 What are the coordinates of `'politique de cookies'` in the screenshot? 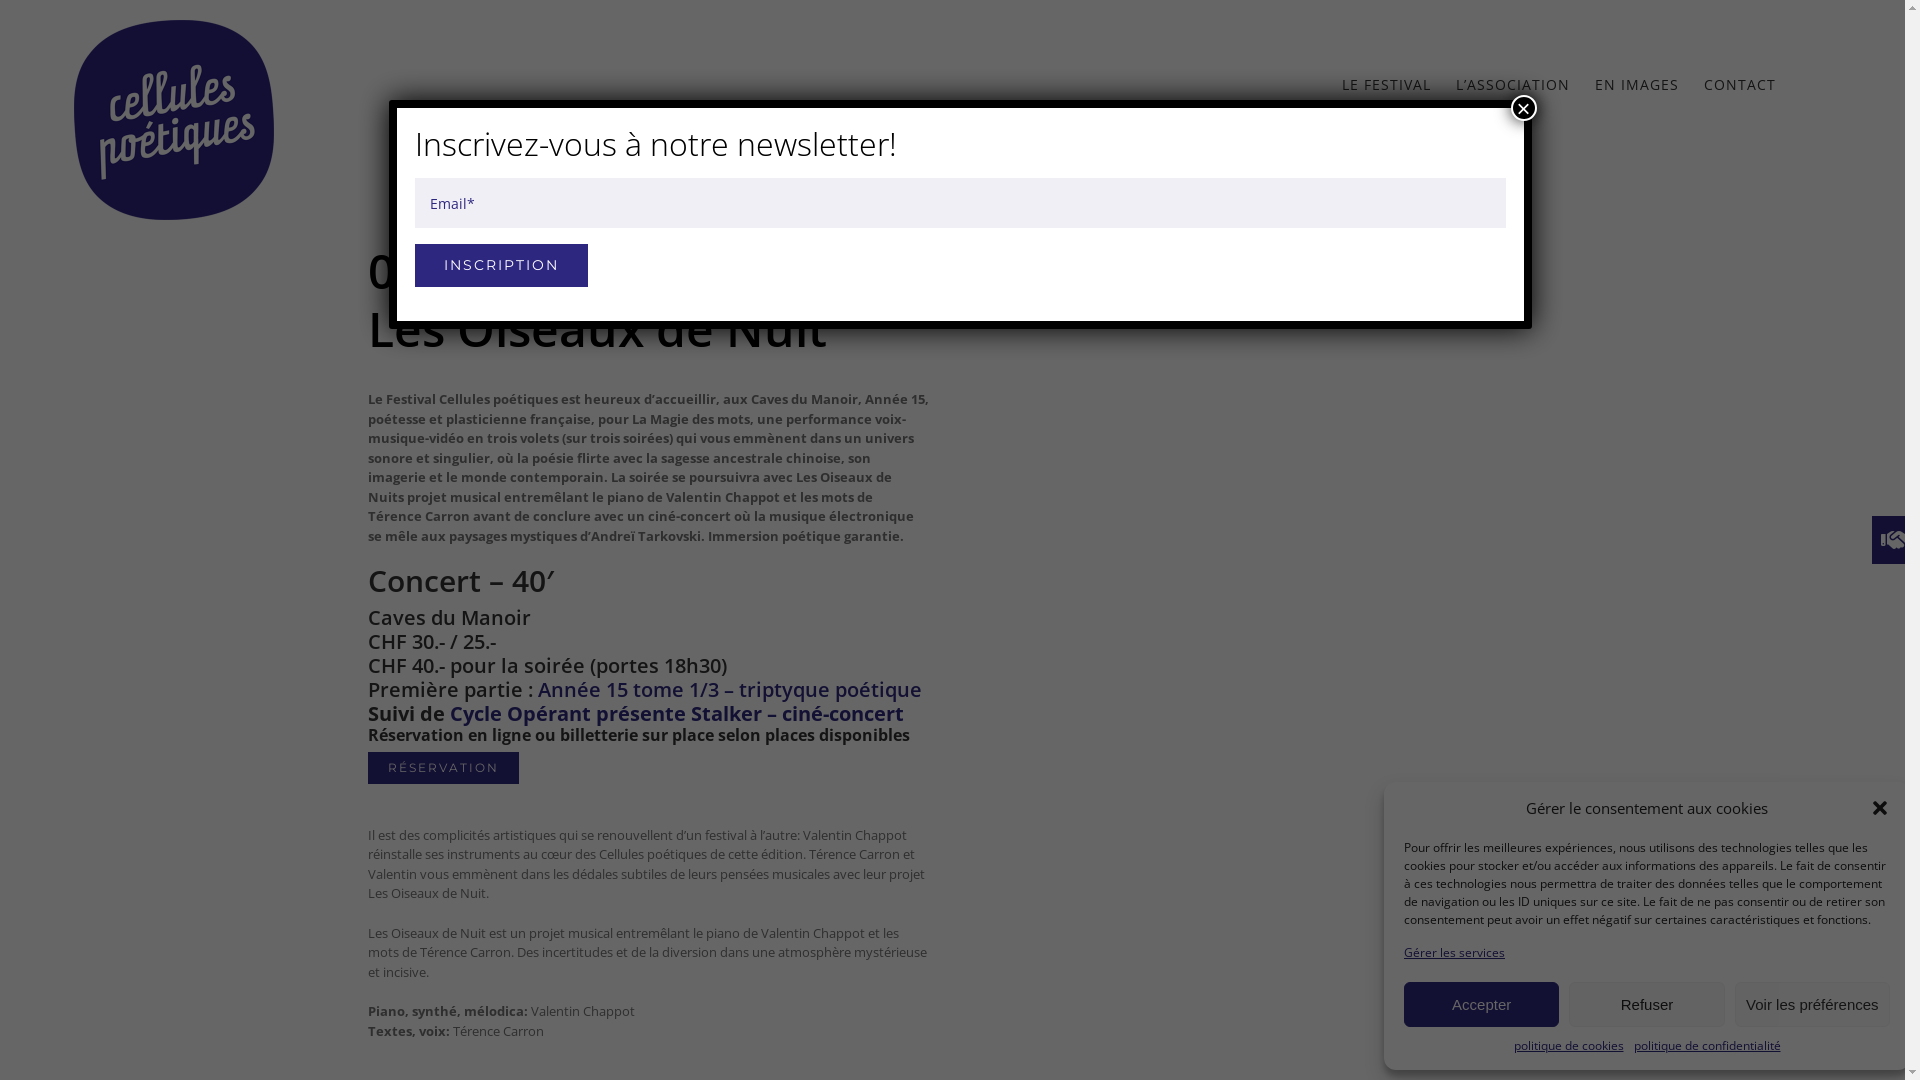 It's located at (1568, 1044).